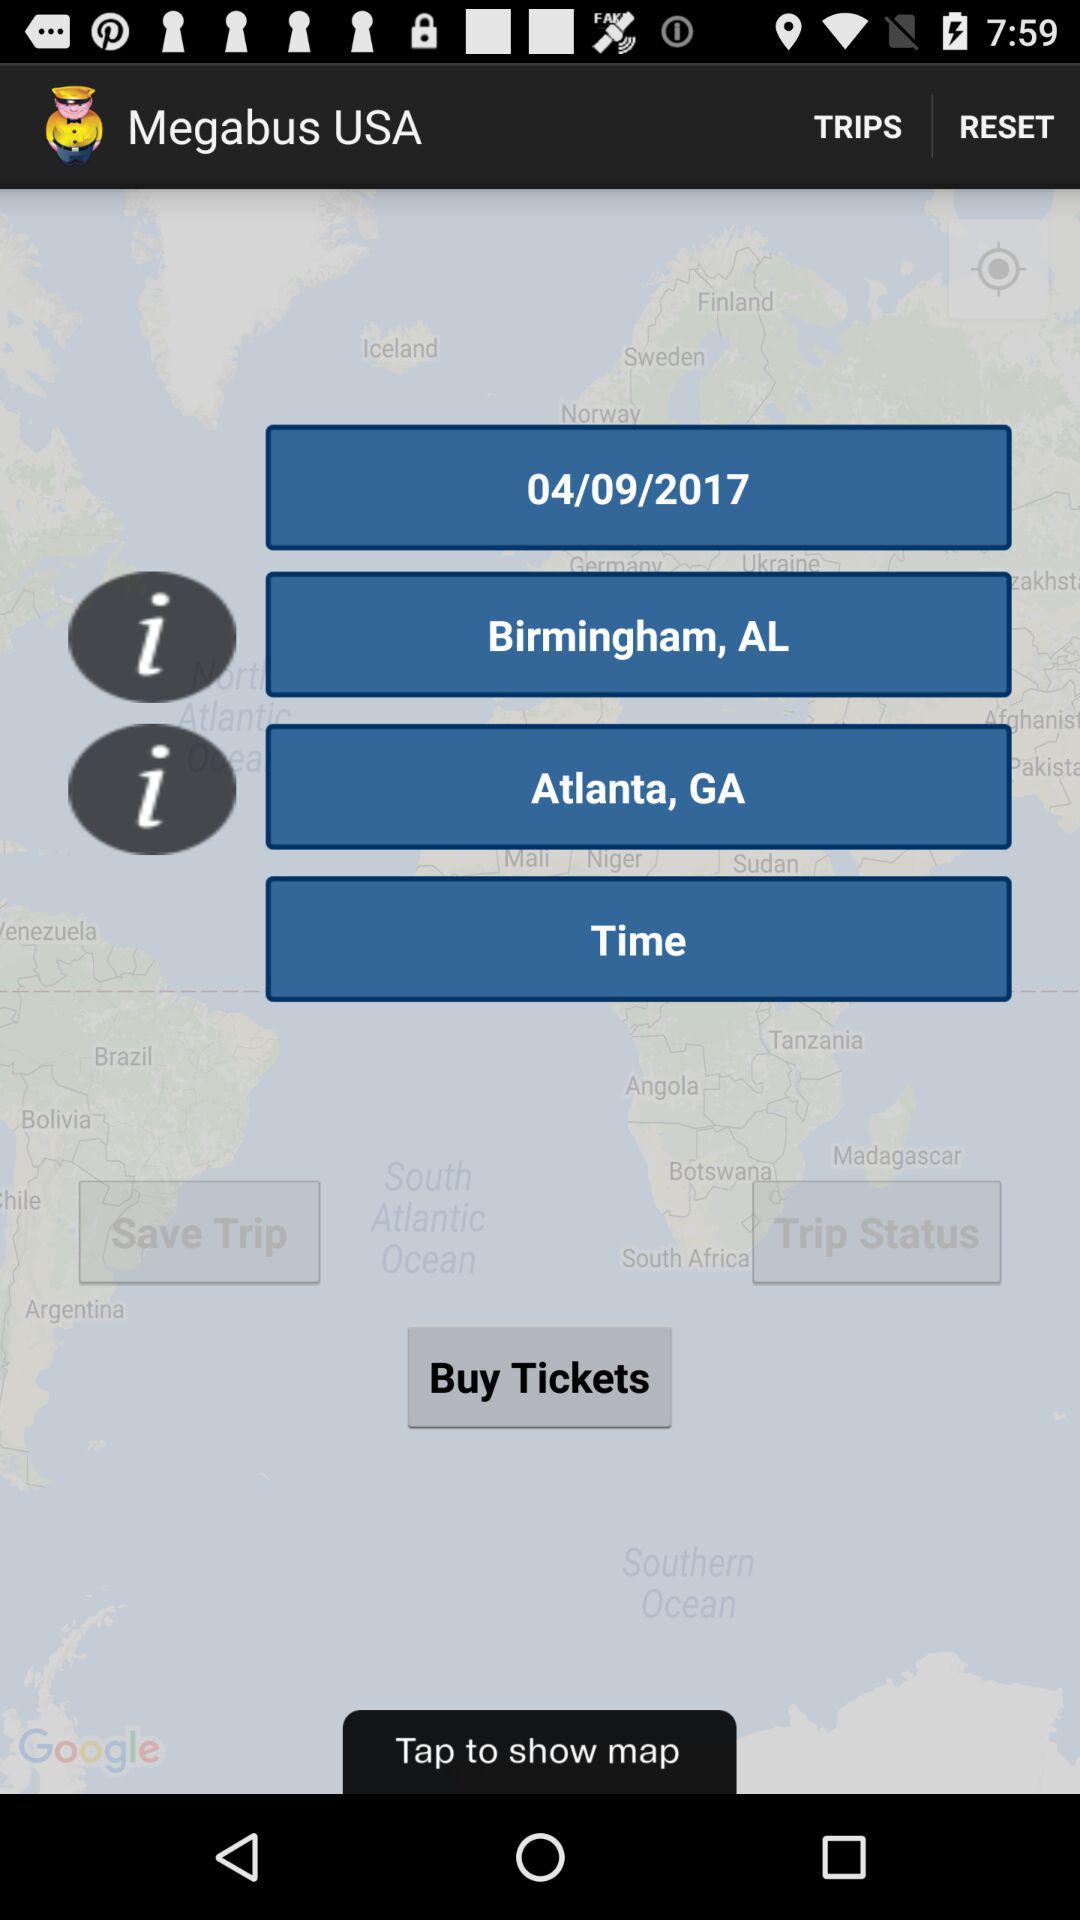 The image size is (1080, 1920). What do you see at coordinates (638, 633) in the screenshot?
I see `button above atlanta, ga` at bounding box center [638, 633].